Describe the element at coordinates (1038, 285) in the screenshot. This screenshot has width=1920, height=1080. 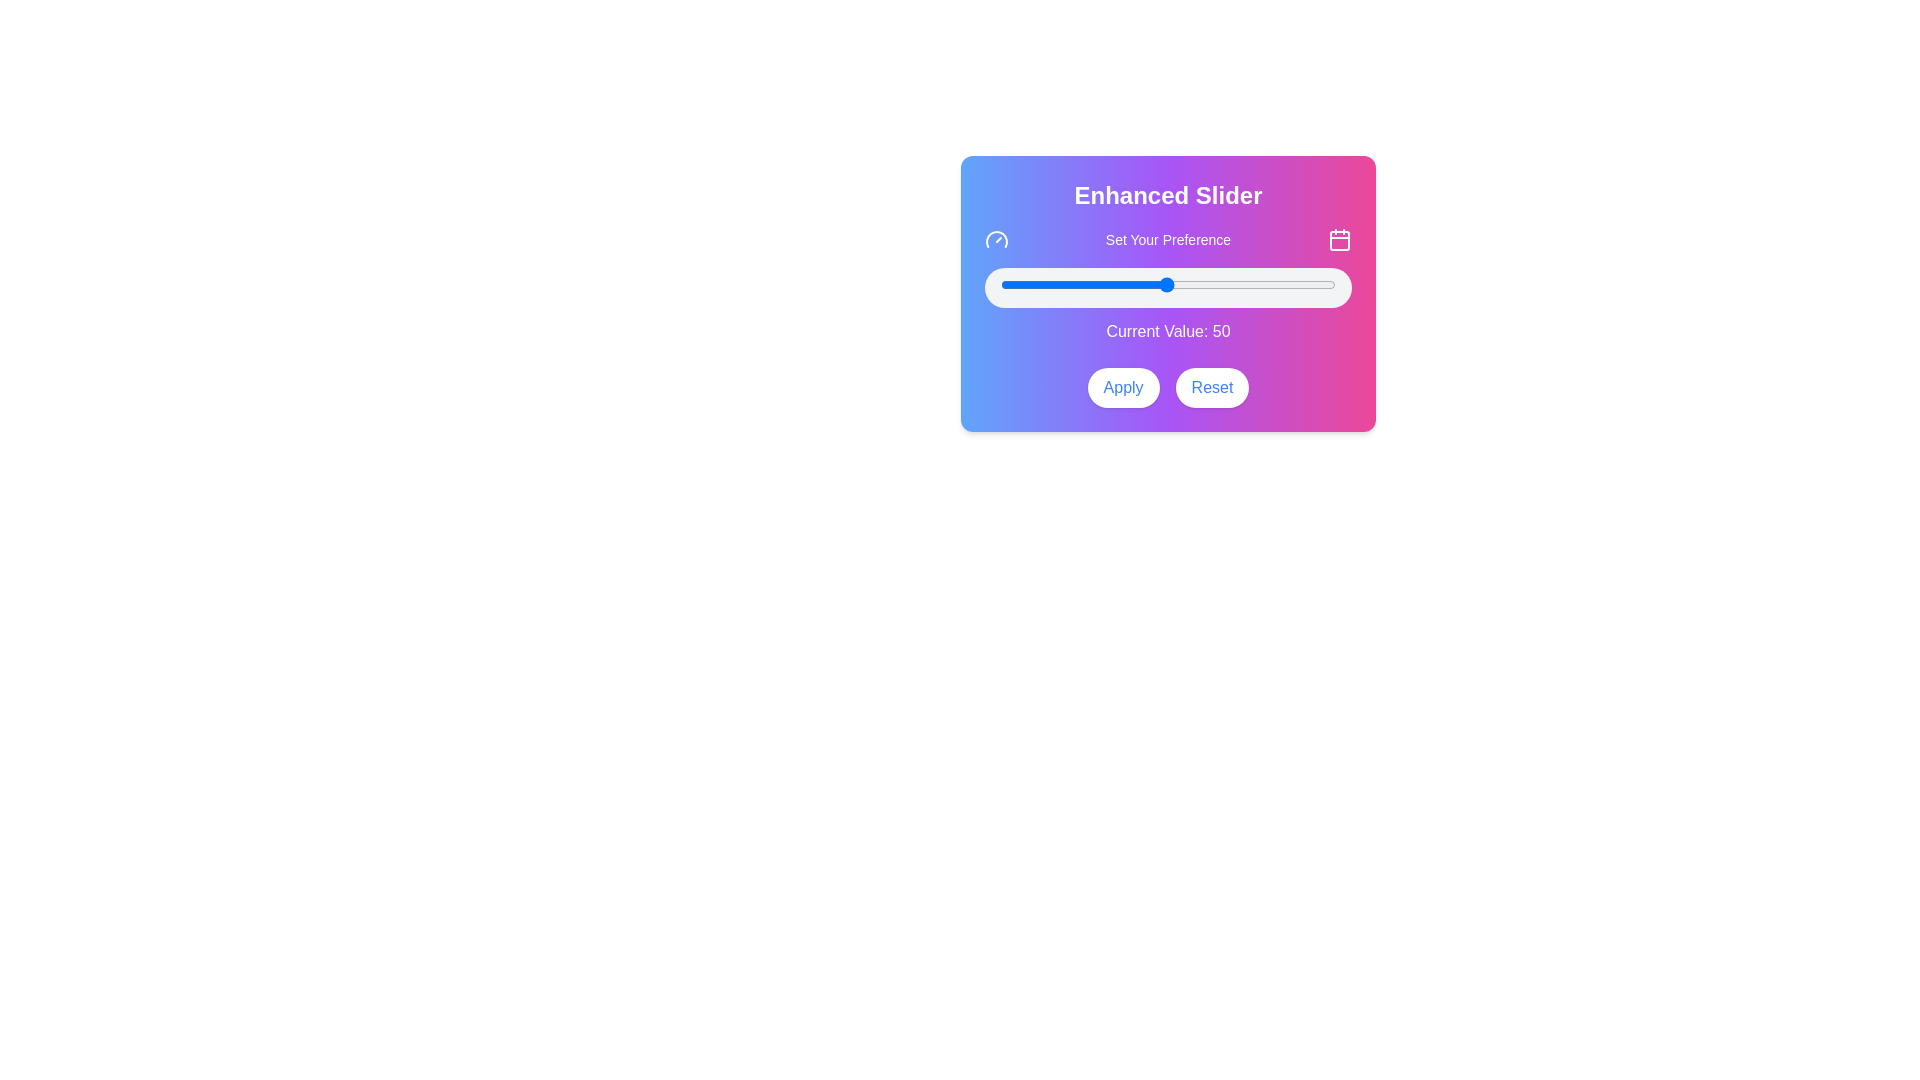
I see `the slider value` at that location.